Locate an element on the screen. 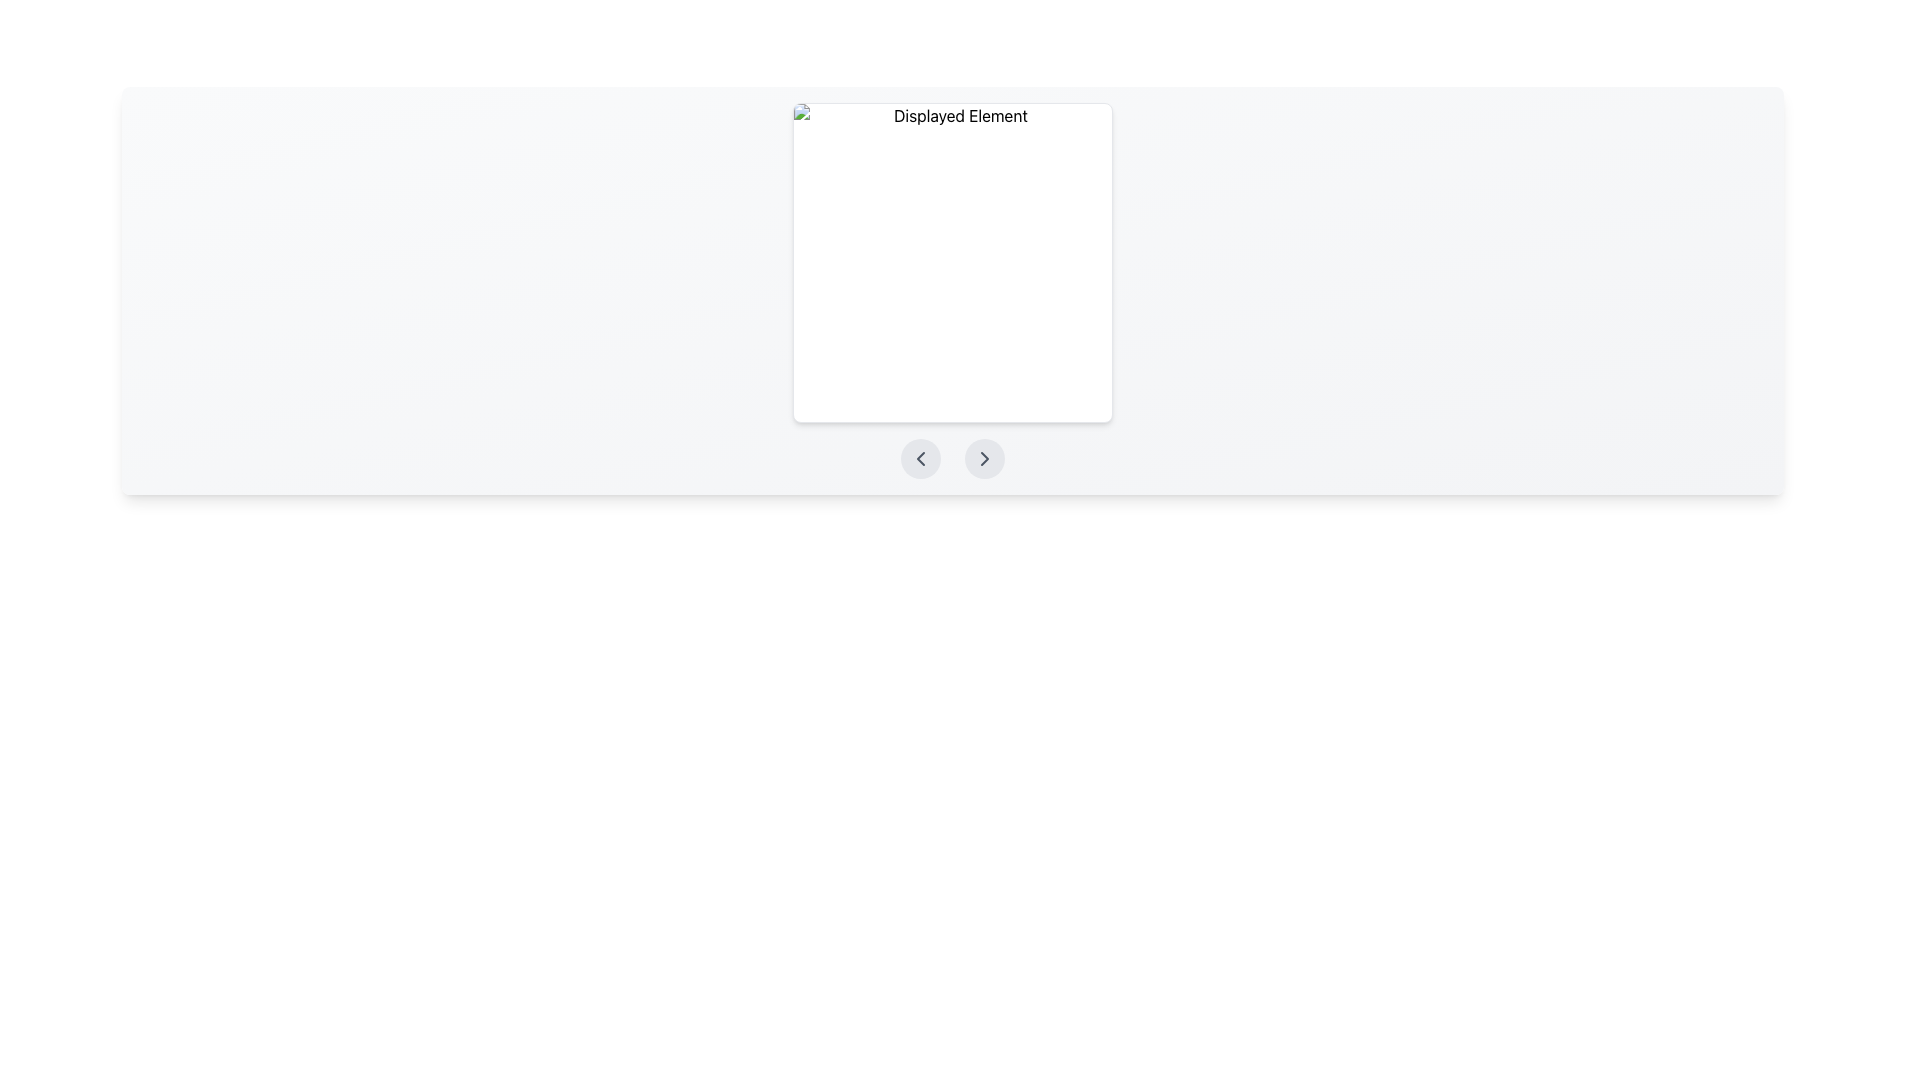  the image placeholder element, which is centrally located within a square white card with rounded corners, within its permissible bounds is located at coordinates (952, 261).